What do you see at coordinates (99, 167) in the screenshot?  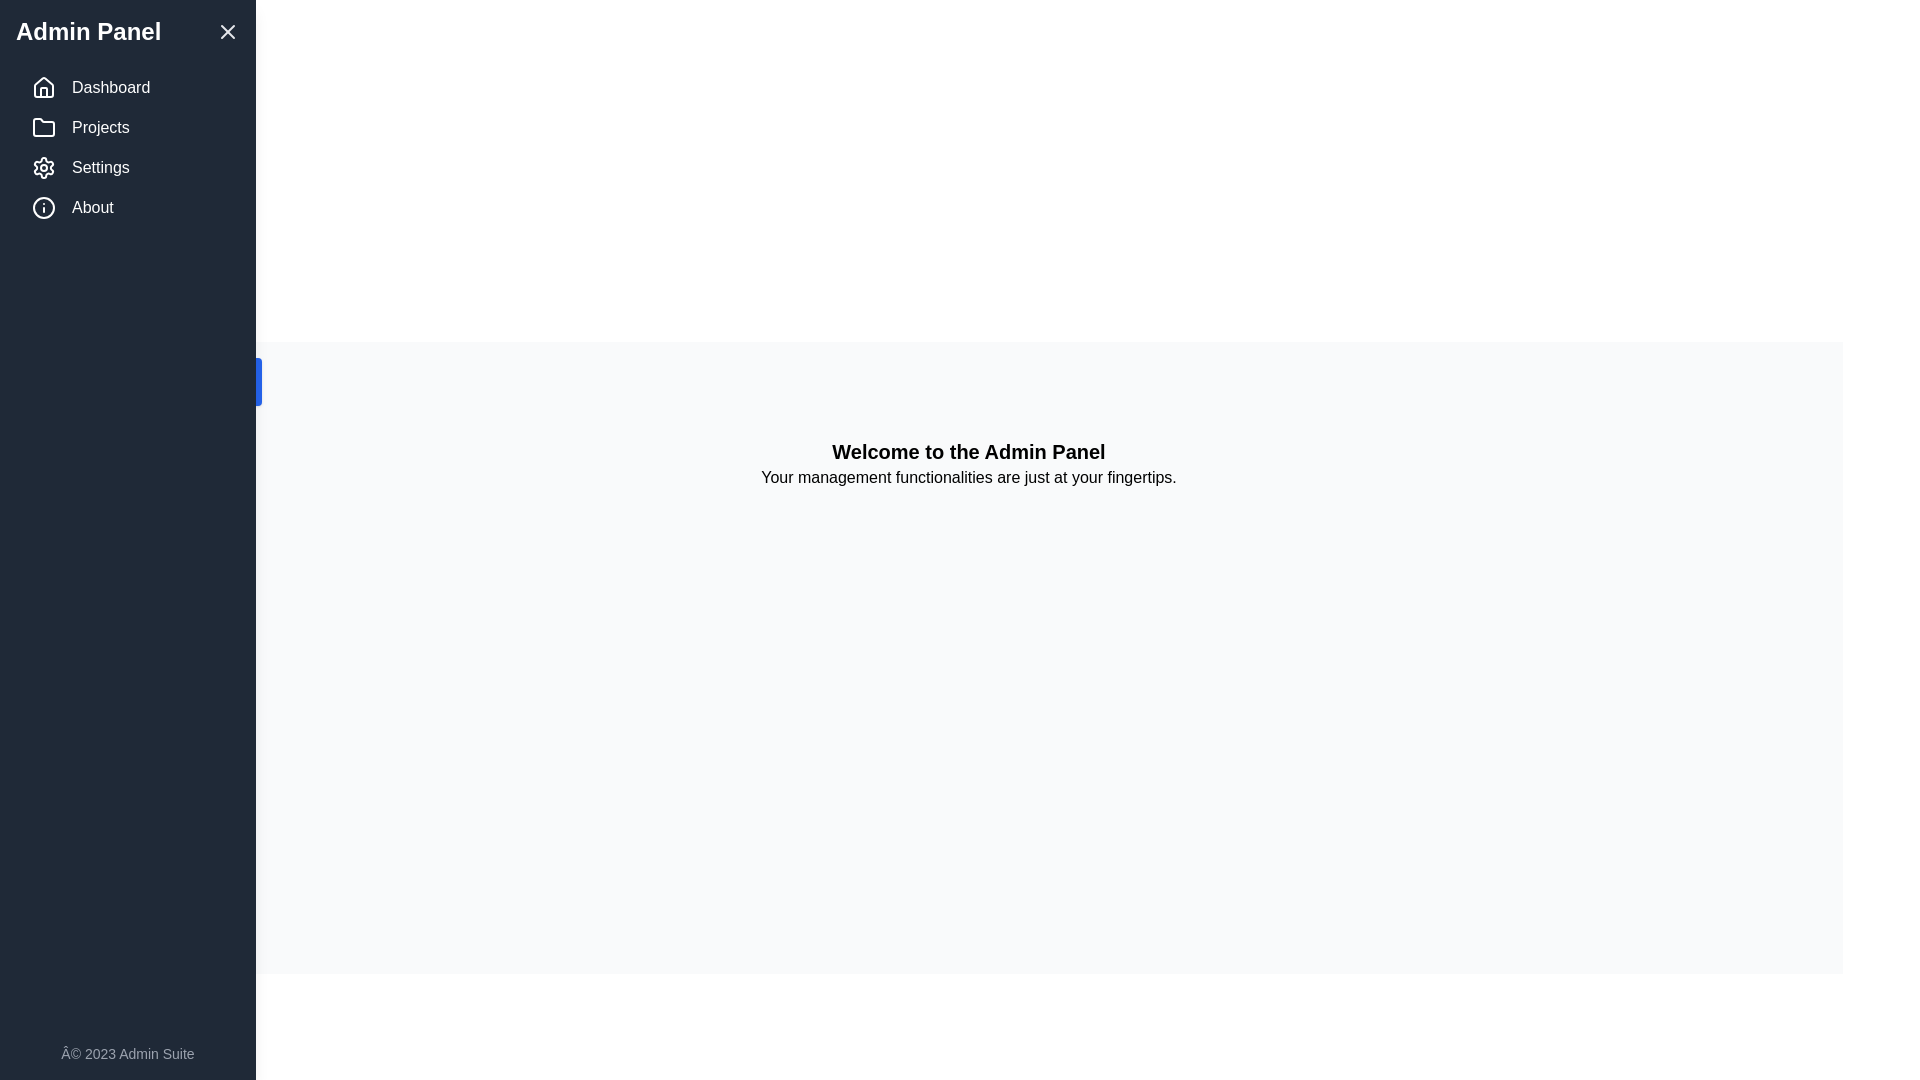 I see `the static text label displaying 'Settings' in white on a dark background, located in the navigation sidebar as the third item below 'Projects'` at bounding box center [99, 167].